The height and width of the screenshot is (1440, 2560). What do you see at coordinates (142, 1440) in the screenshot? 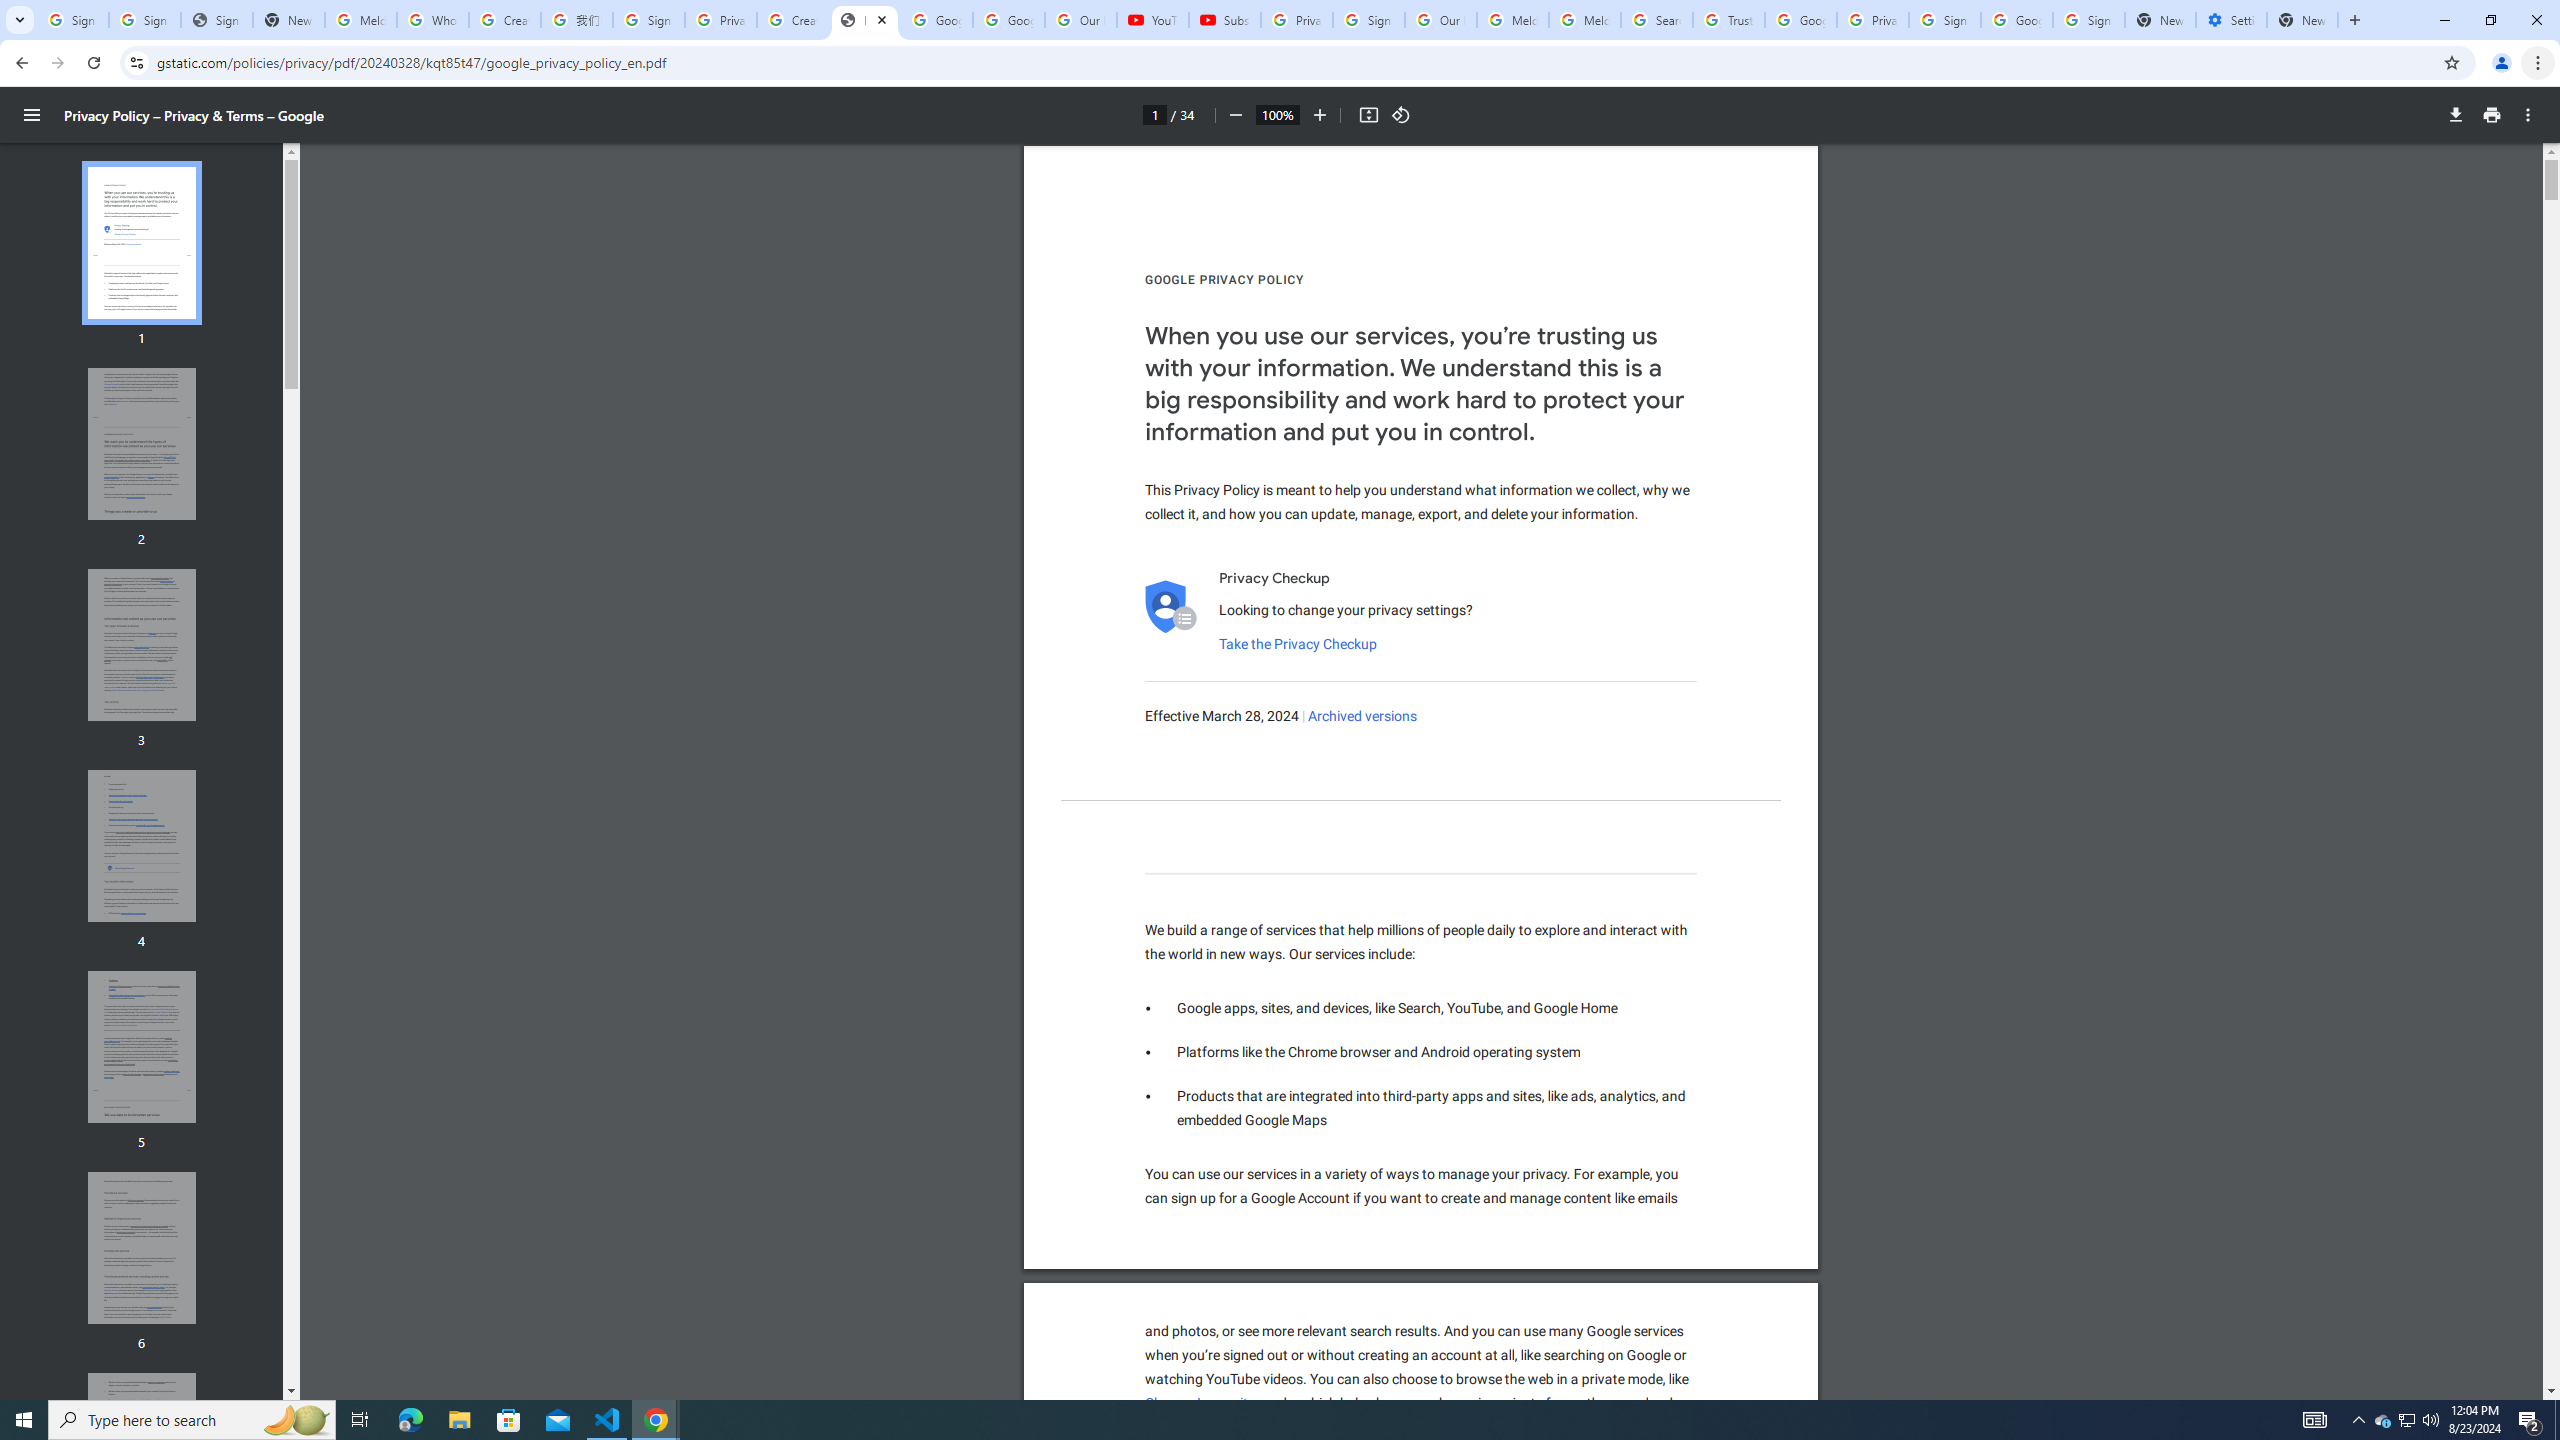
I see `'Thumbnail for page 7'` at bounding box center [142, 1440].